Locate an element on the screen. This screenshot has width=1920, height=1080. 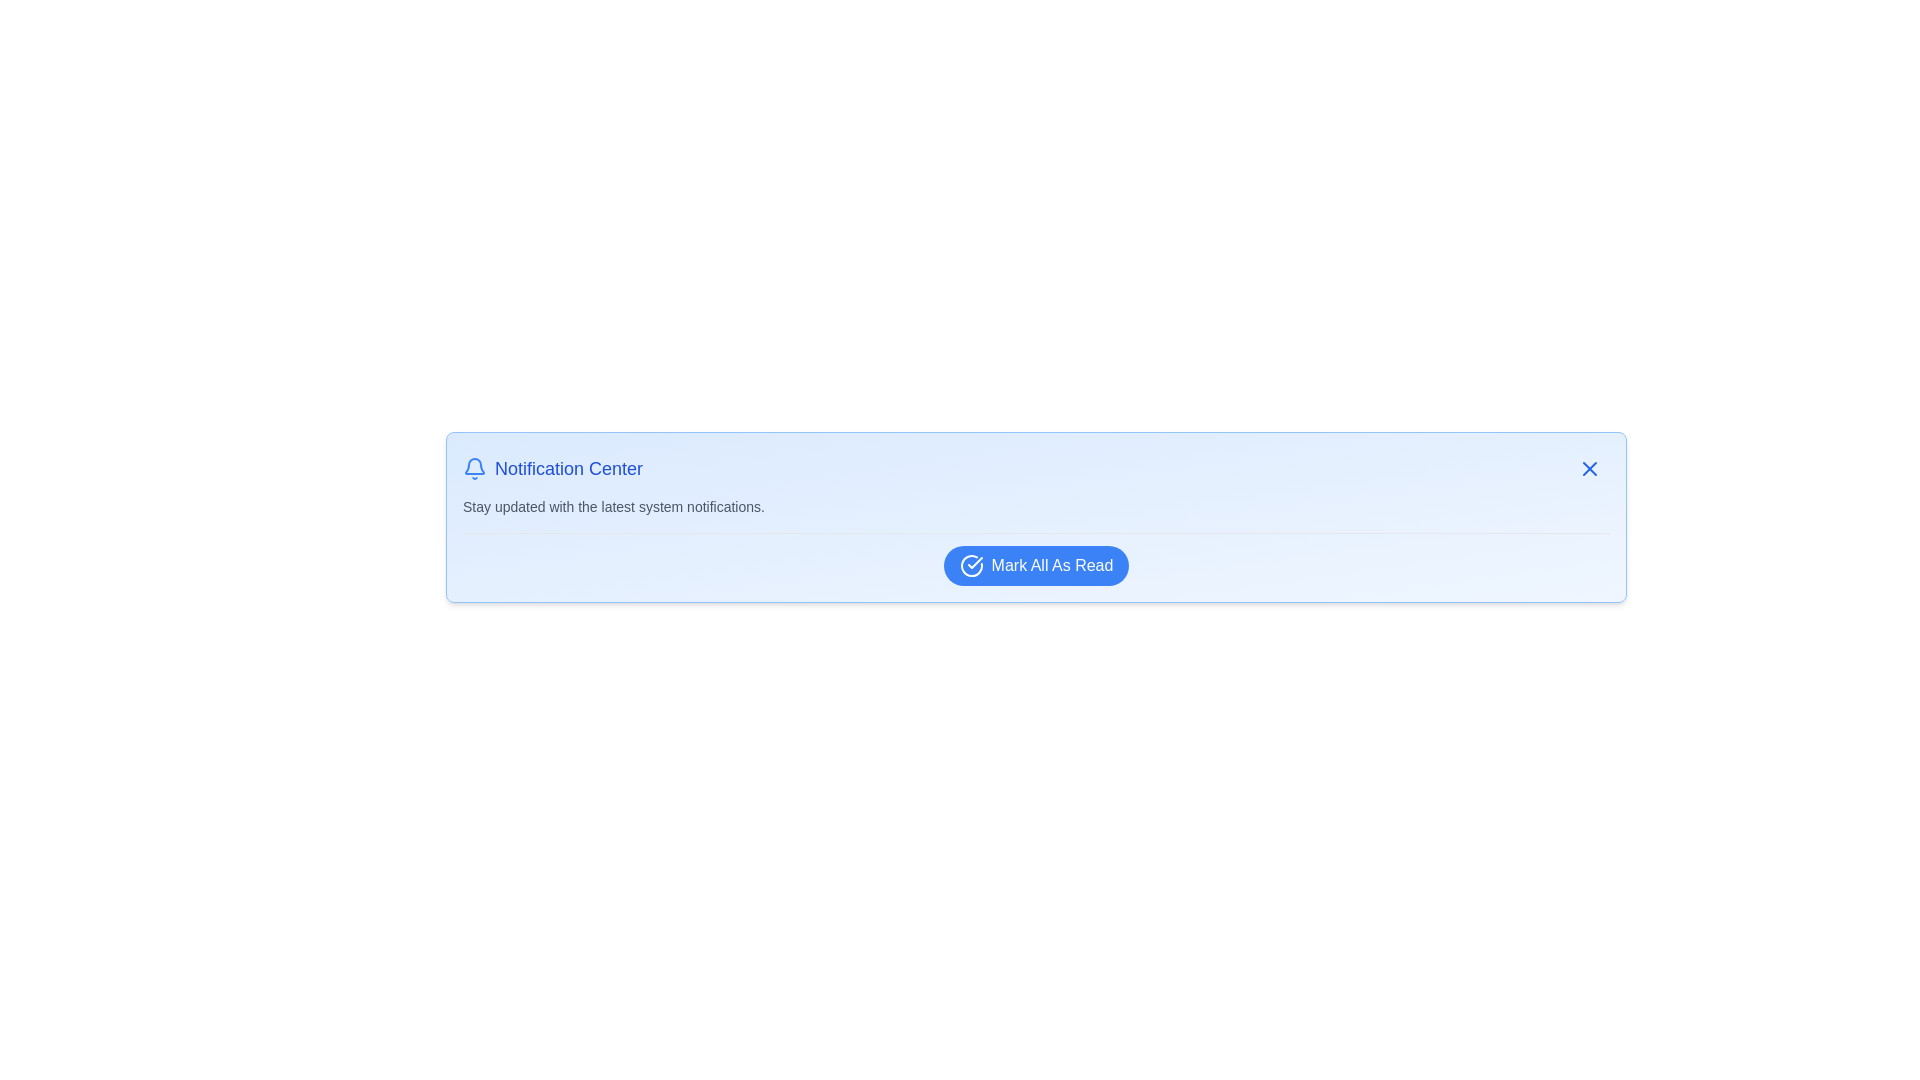
the Label that serves as the title for the notification panel, located at the upper-left corner of the panel, to the left of the description text and above the 'Mark All As Read' button is located at coordinates (552, 469).